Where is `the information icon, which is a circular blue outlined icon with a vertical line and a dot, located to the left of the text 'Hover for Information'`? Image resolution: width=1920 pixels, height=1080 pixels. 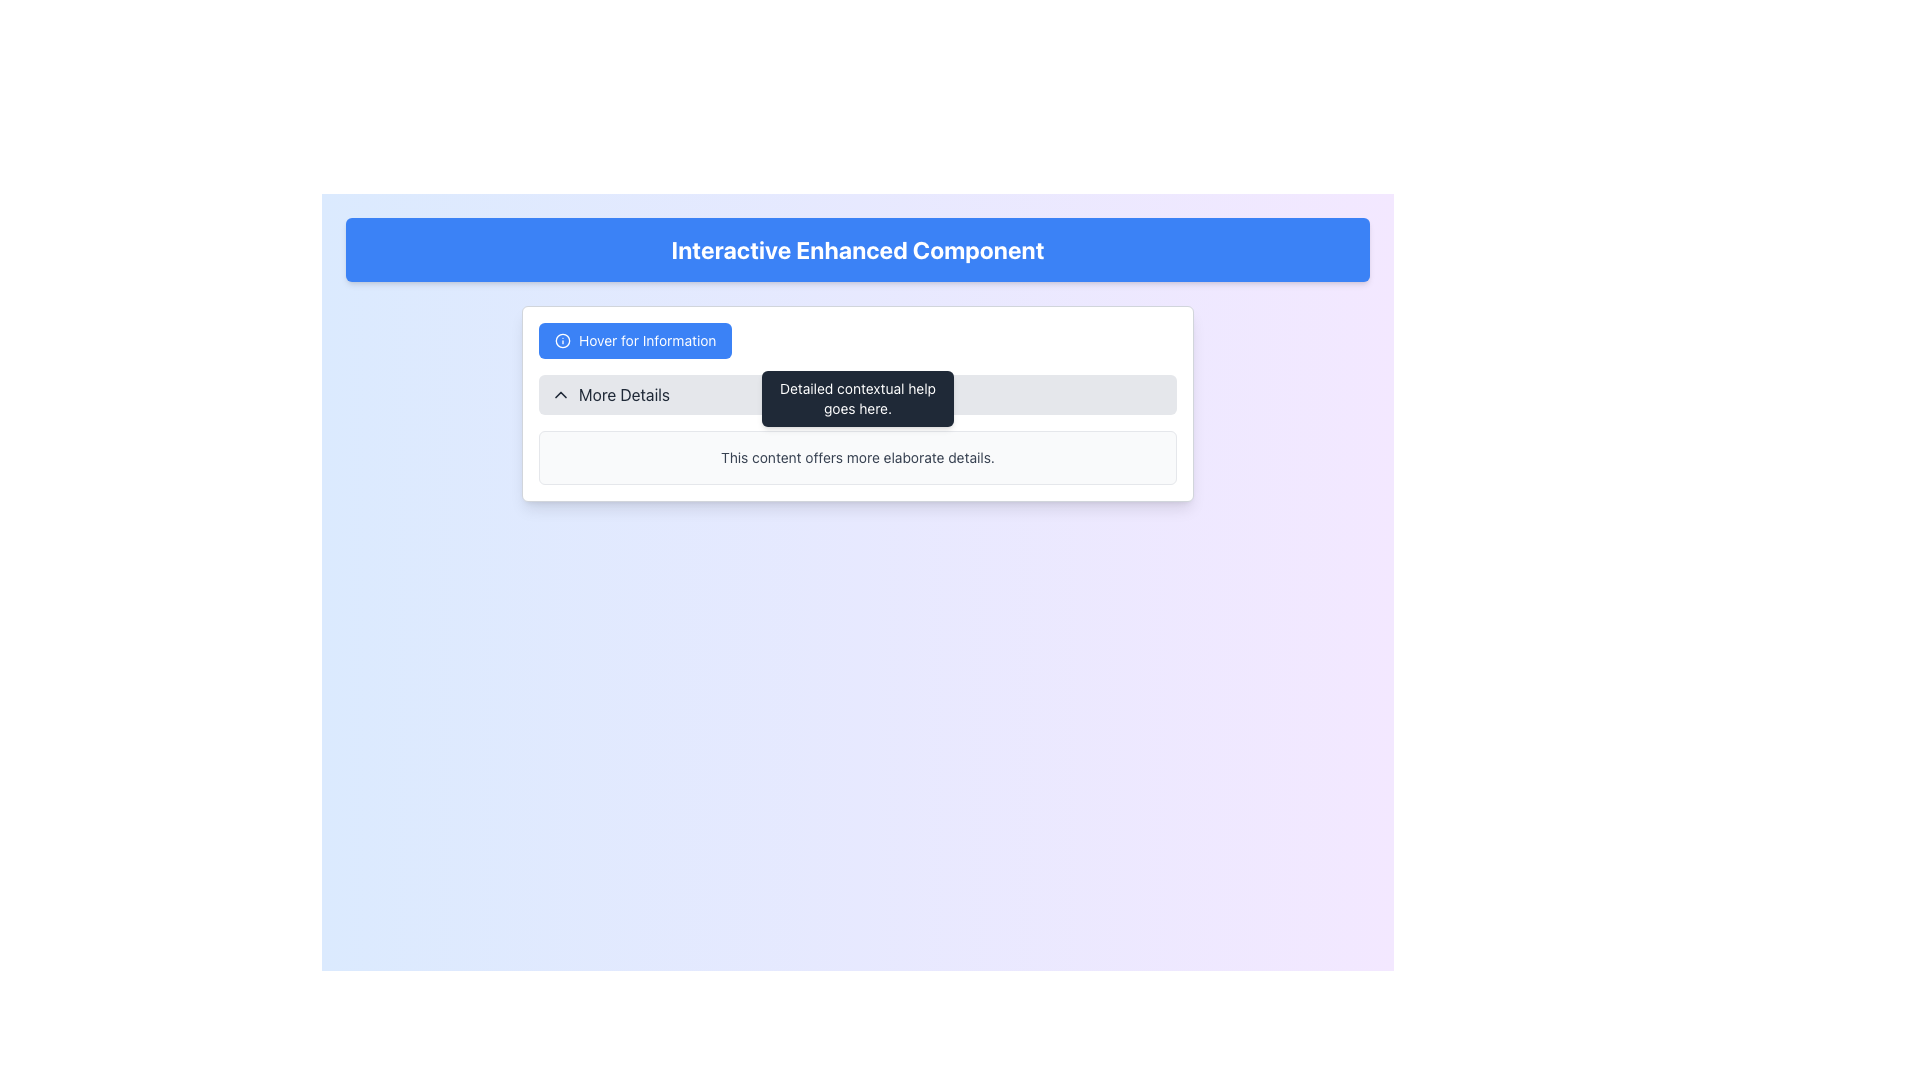 the information icon, which is a circular blue outlined icon with a vertical line and a dot, located to the left of the text 'Hover for Information' is located at coordinates (561, 339).